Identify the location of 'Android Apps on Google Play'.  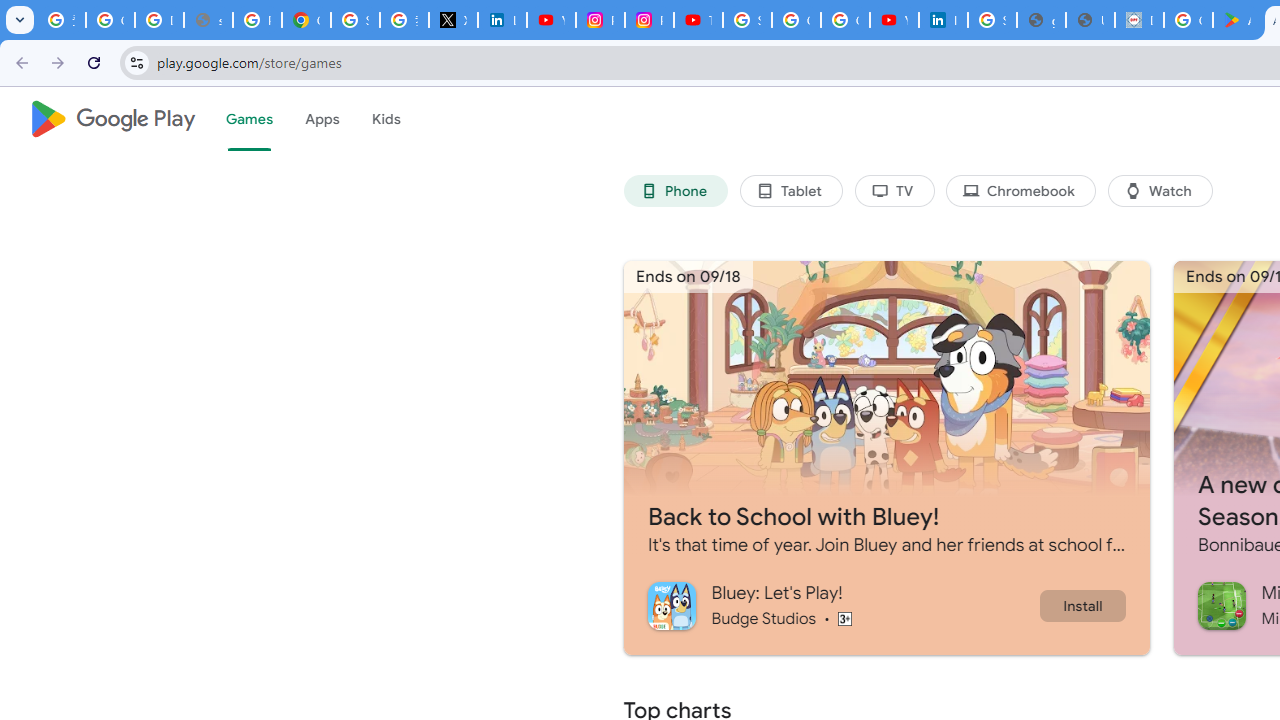
(1236, 20).